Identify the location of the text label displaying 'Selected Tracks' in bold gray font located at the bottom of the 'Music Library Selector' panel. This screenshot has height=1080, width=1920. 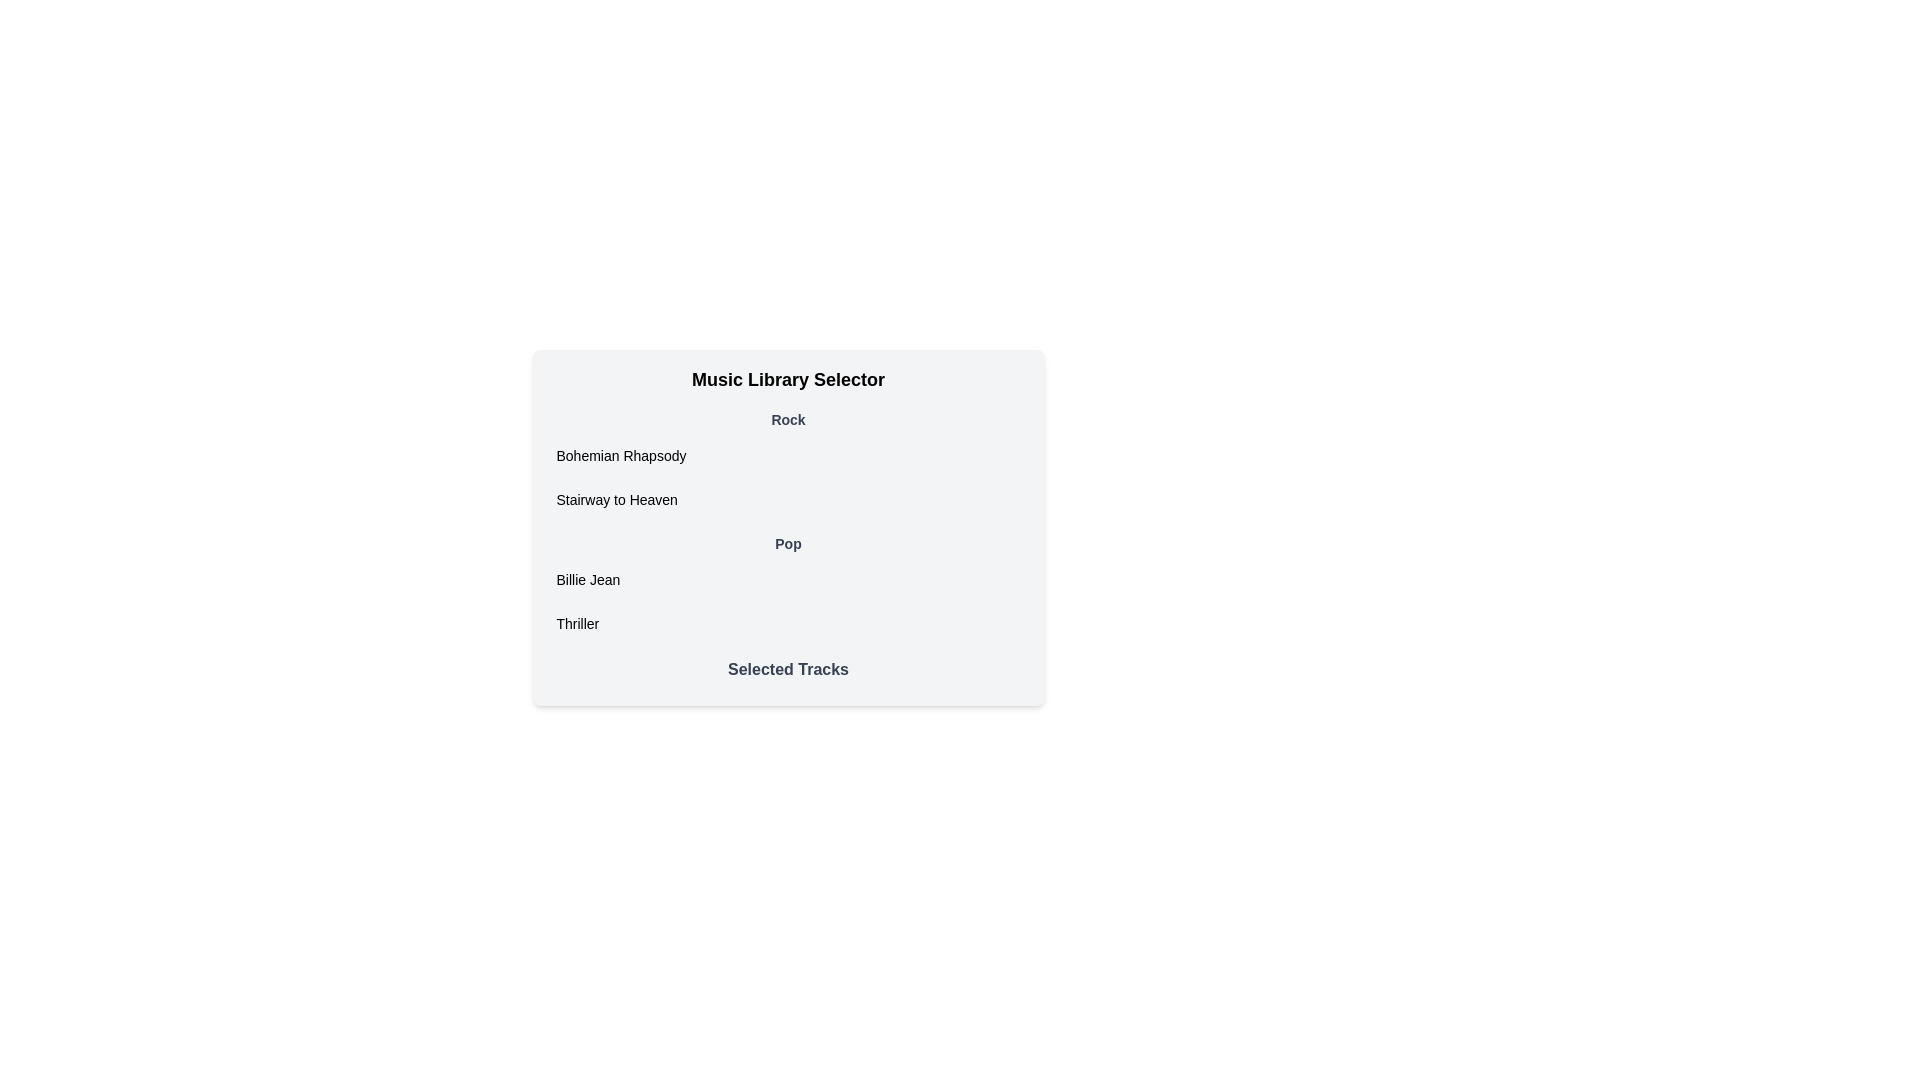
(787, 670).